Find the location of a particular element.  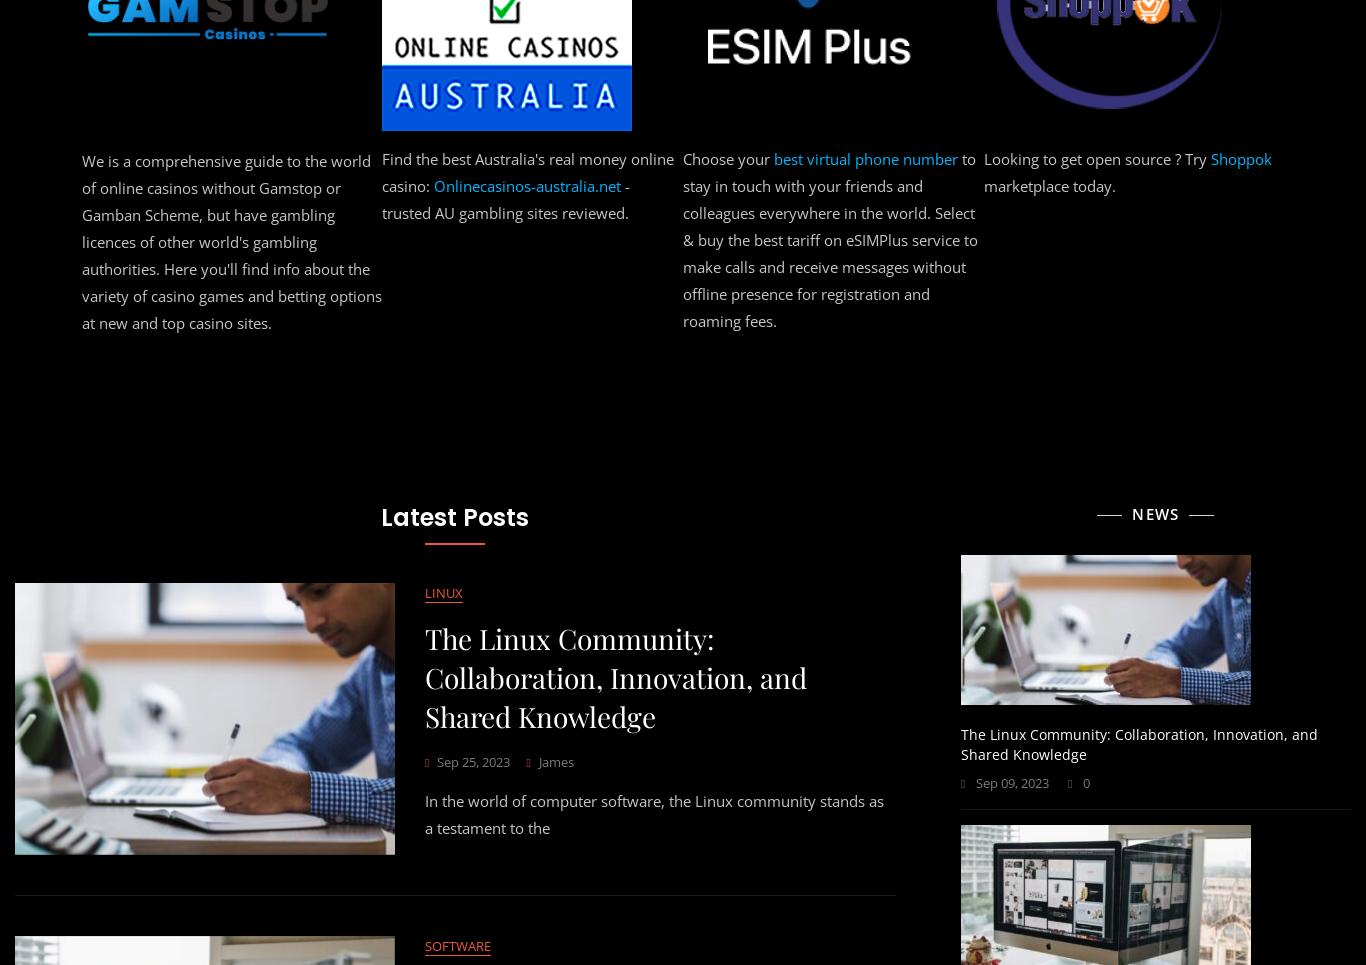

'best design agencies in the world' is located at coordinates (598, 158).